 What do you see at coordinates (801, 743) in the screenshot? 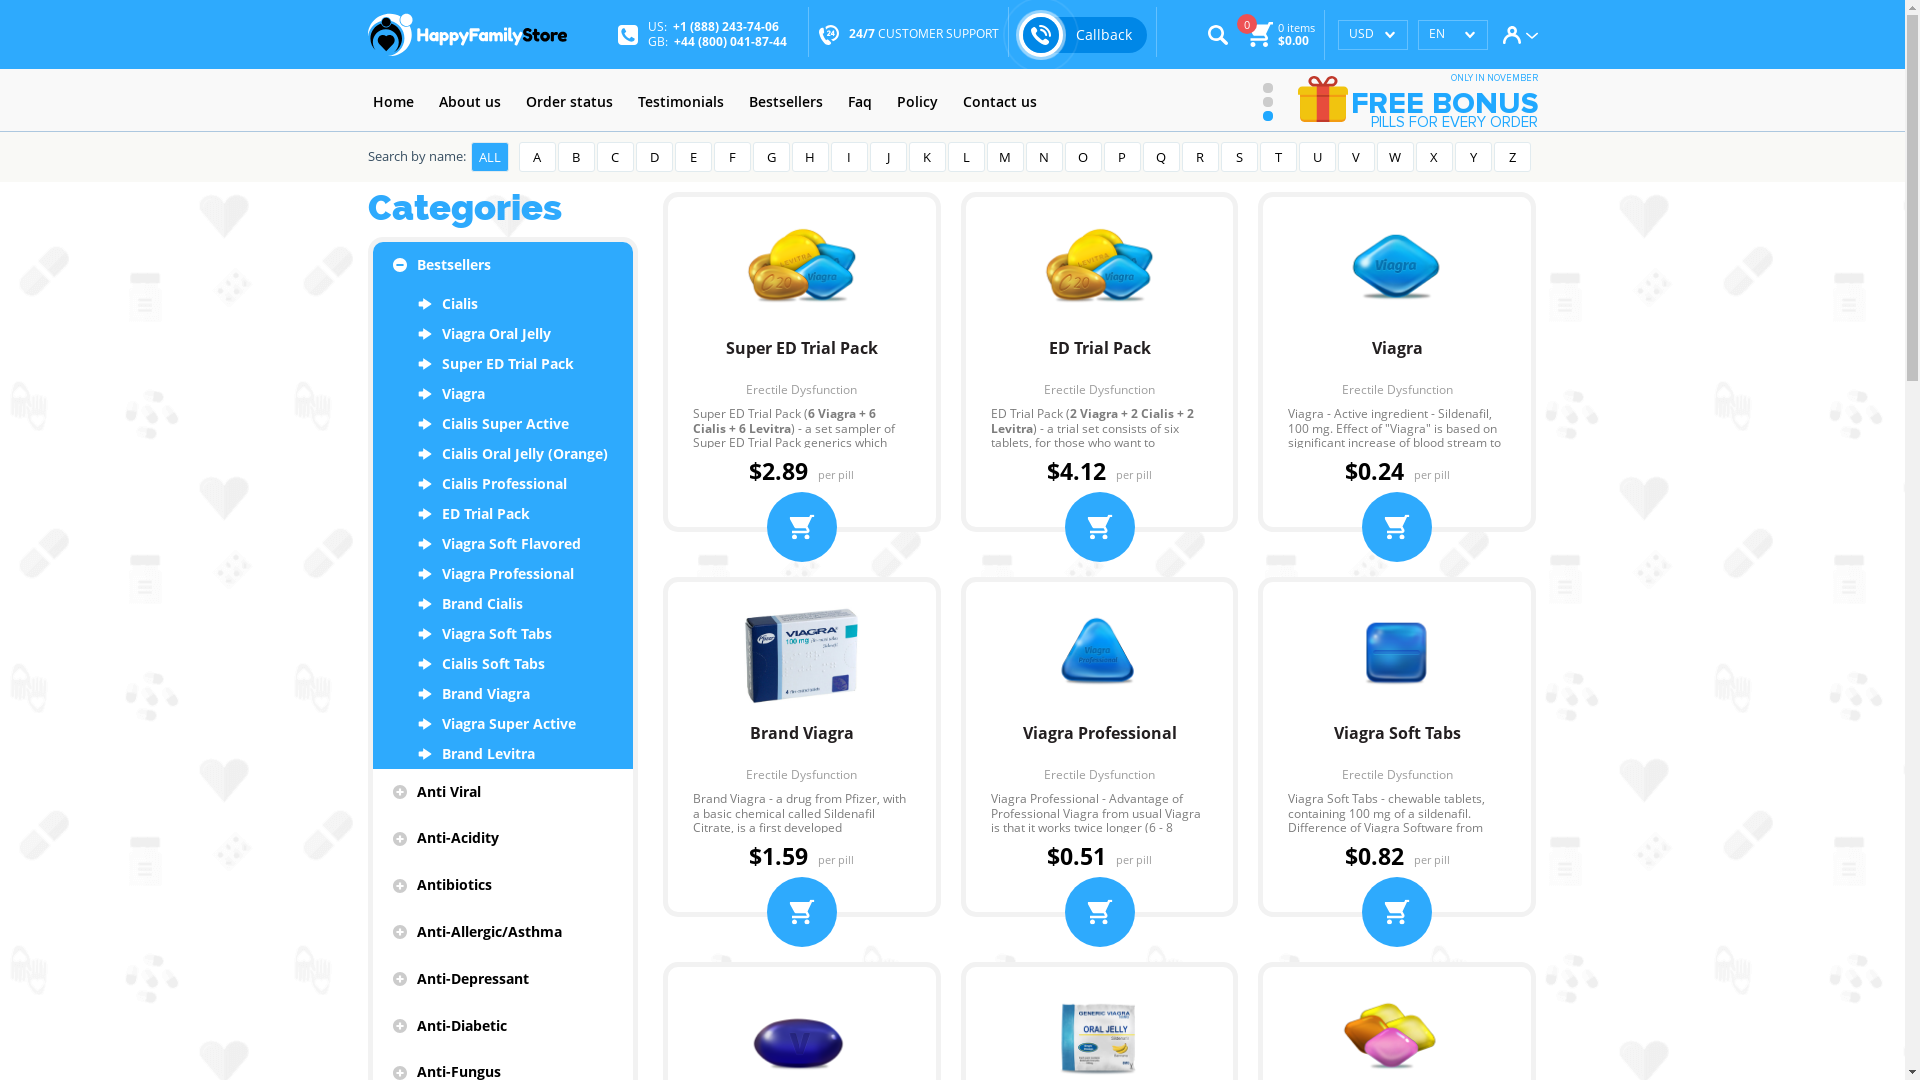
I see `'Brand Viagra'` at bounding box center [801, 743].